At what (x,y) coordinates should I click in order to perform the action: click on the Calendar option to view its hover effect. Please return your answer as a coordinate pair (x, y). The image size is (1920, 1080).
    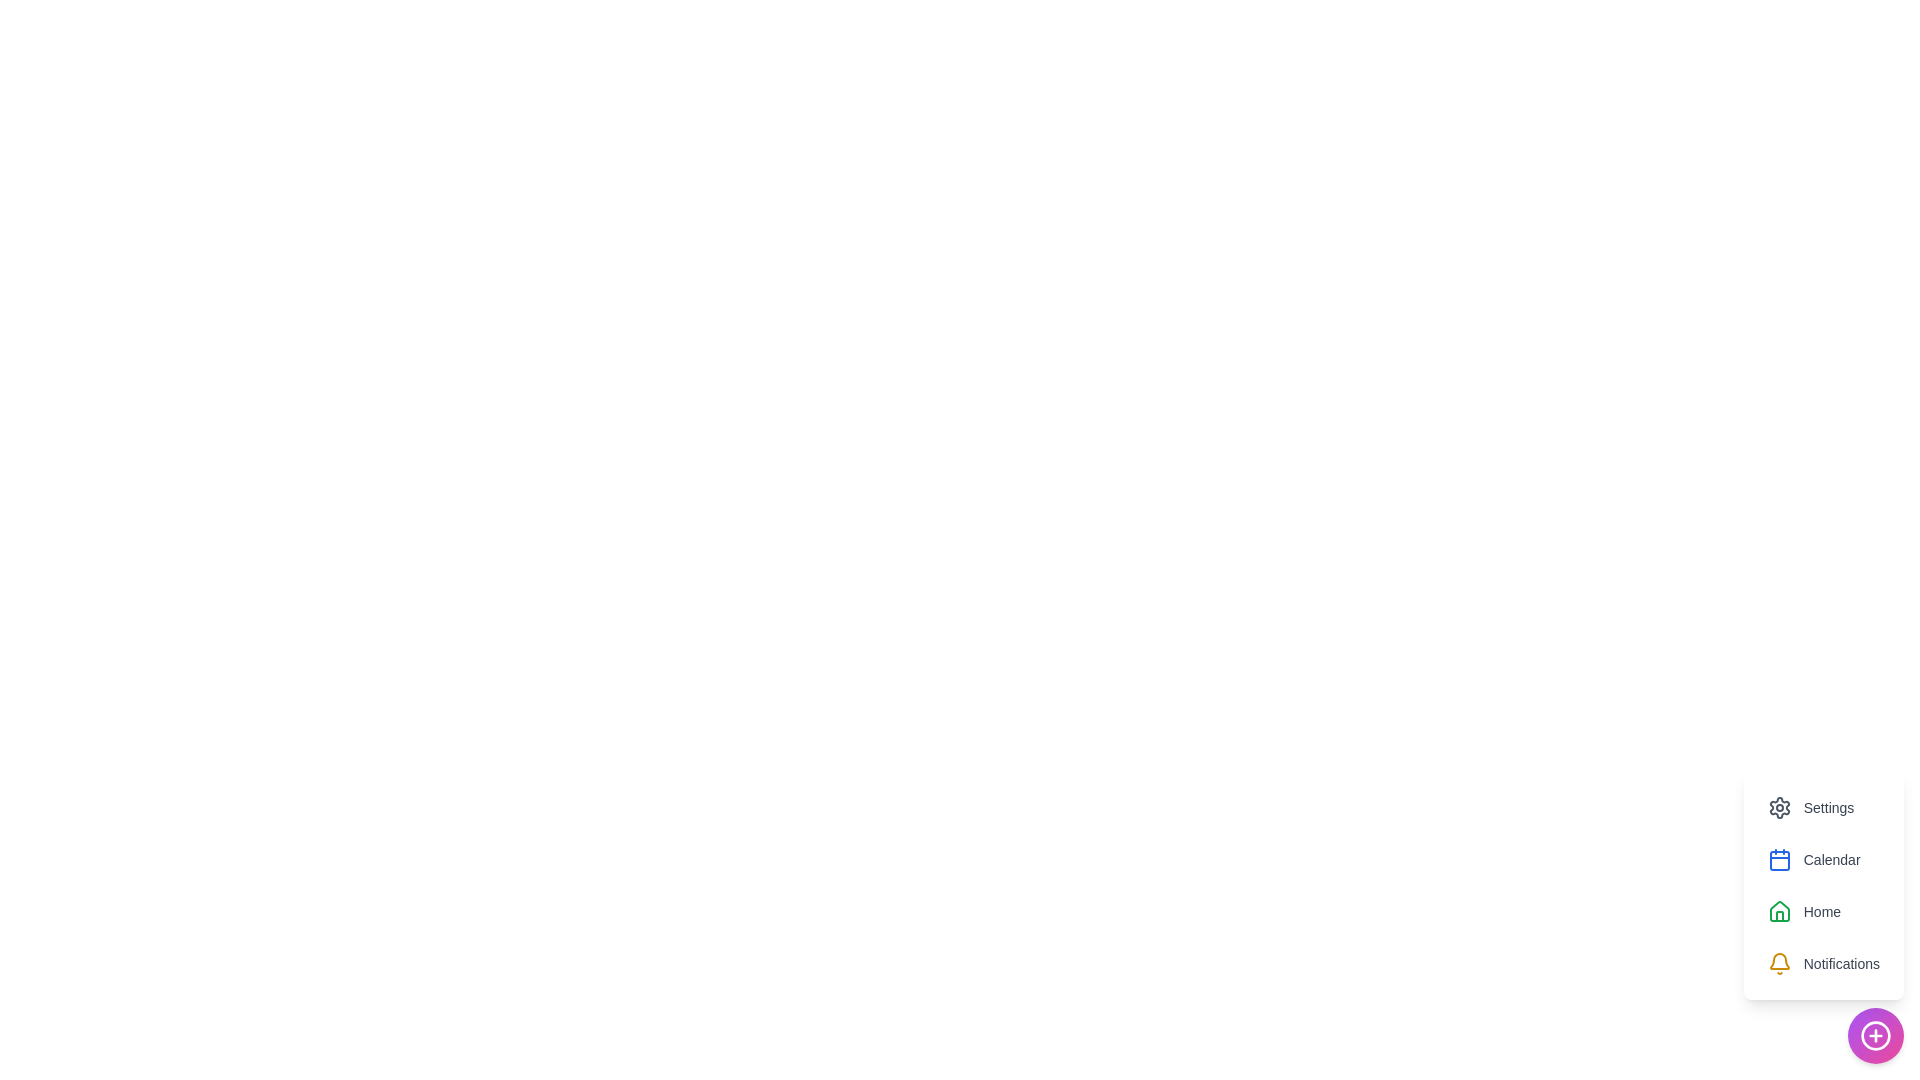
    Looking at the image, I should click on (1814, 859).